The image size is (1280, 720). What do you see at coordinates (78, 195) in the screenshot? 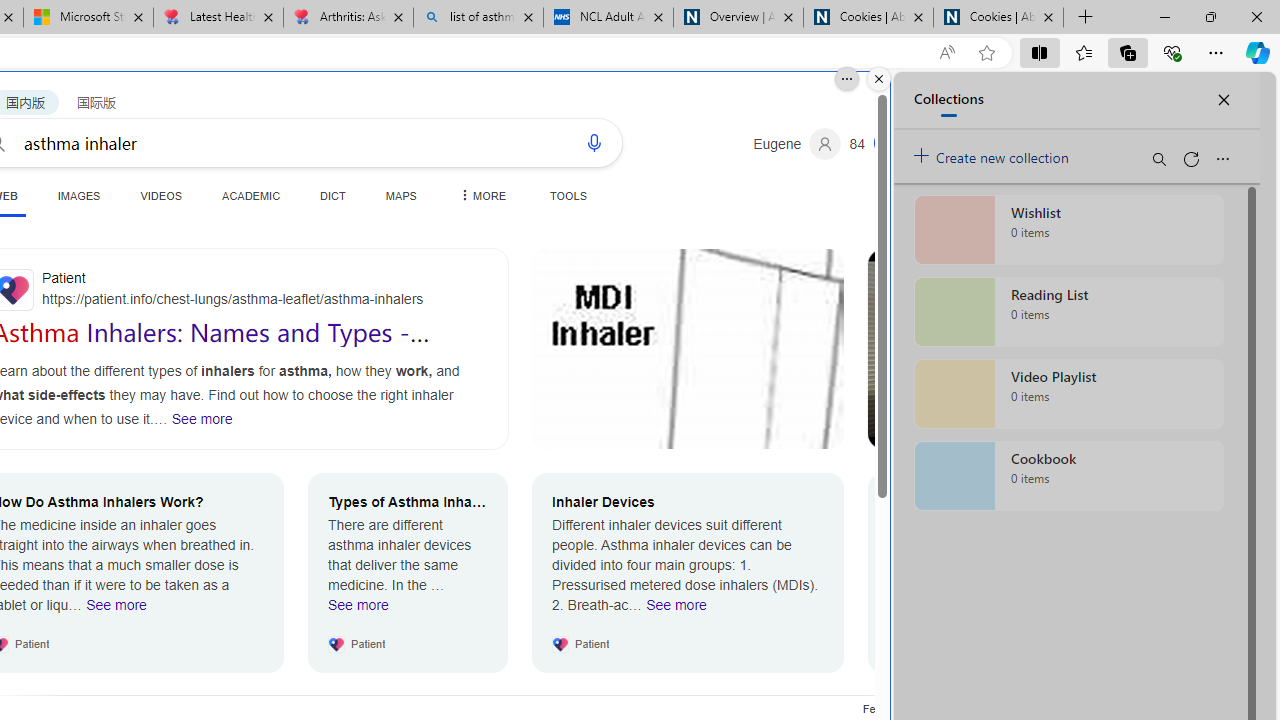
I see `'IMAGES'` at bounding box center [78, 195].